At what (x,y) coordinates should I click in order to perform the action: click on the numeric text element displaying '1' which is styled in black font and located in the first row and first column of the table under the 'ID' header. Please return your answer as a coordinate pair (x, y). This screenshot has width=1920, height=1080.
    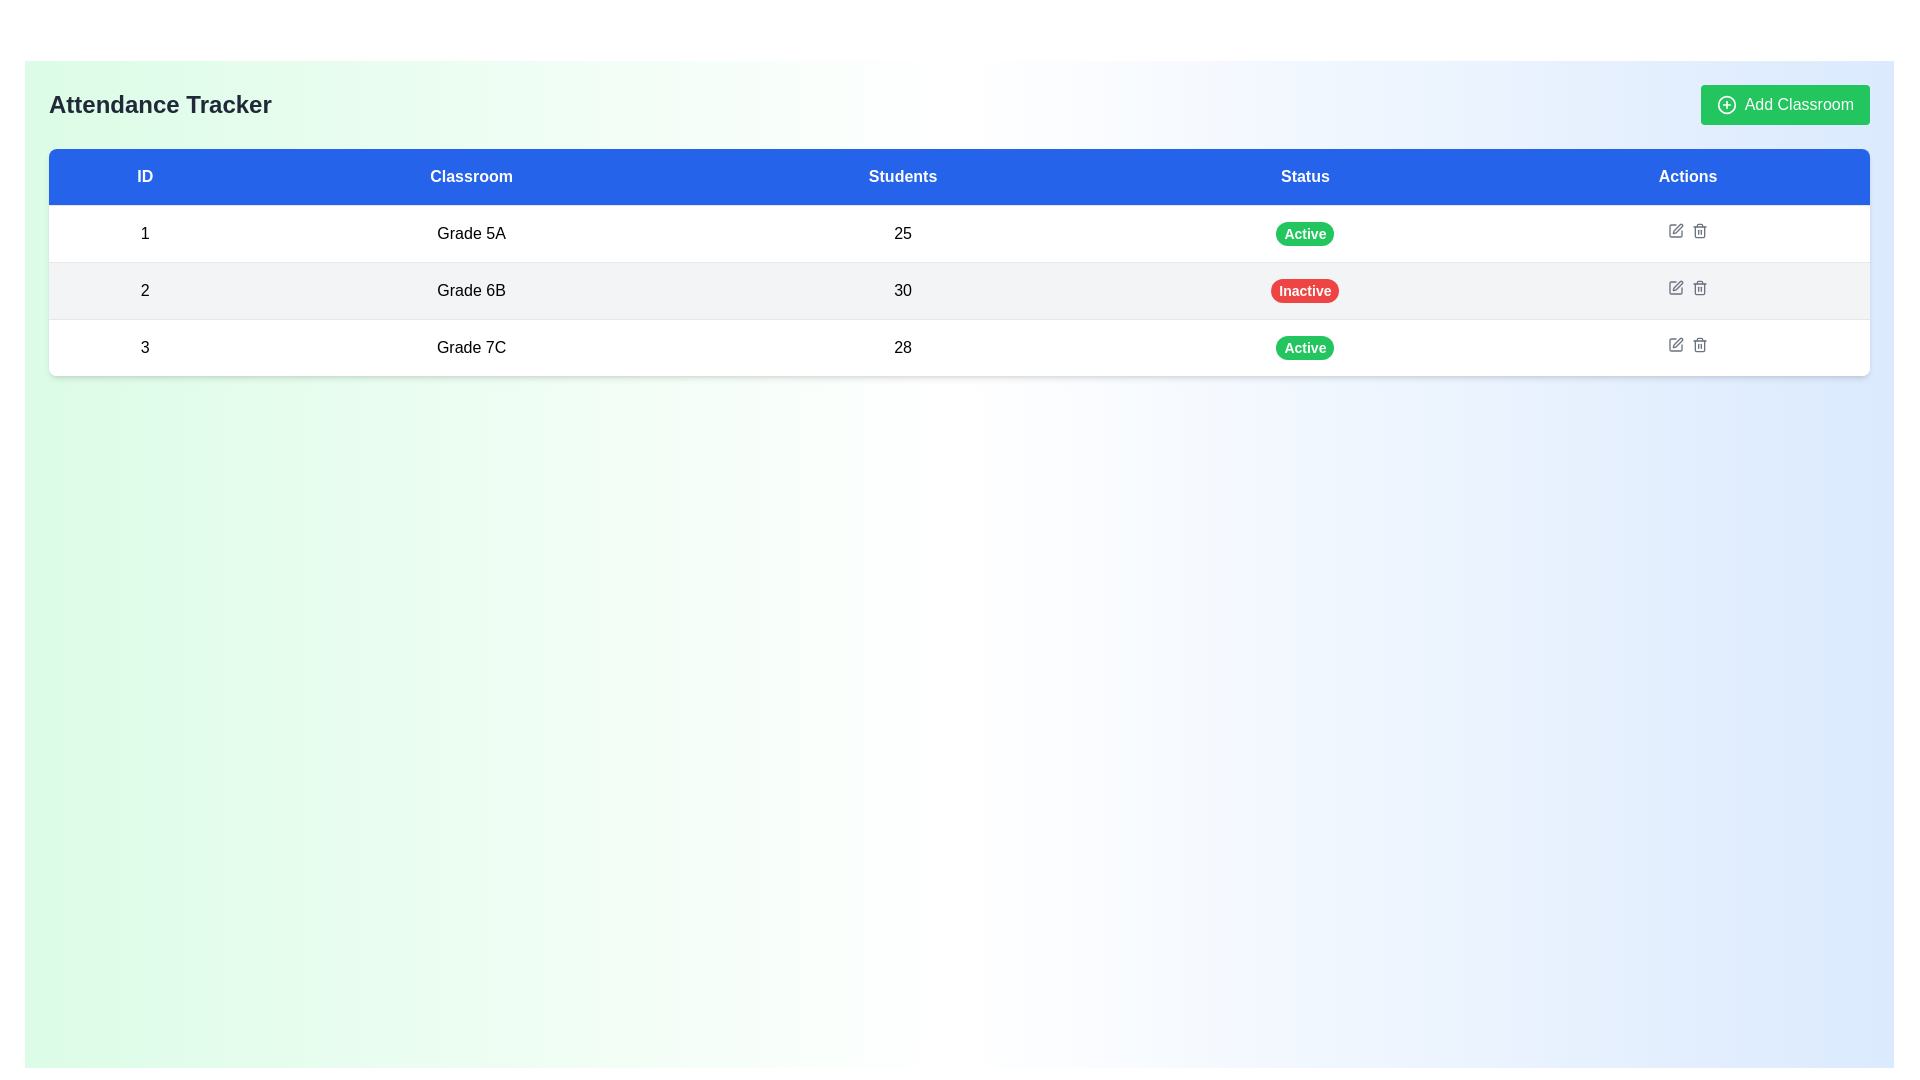
    Looking at the image, I should click on (144, 233).